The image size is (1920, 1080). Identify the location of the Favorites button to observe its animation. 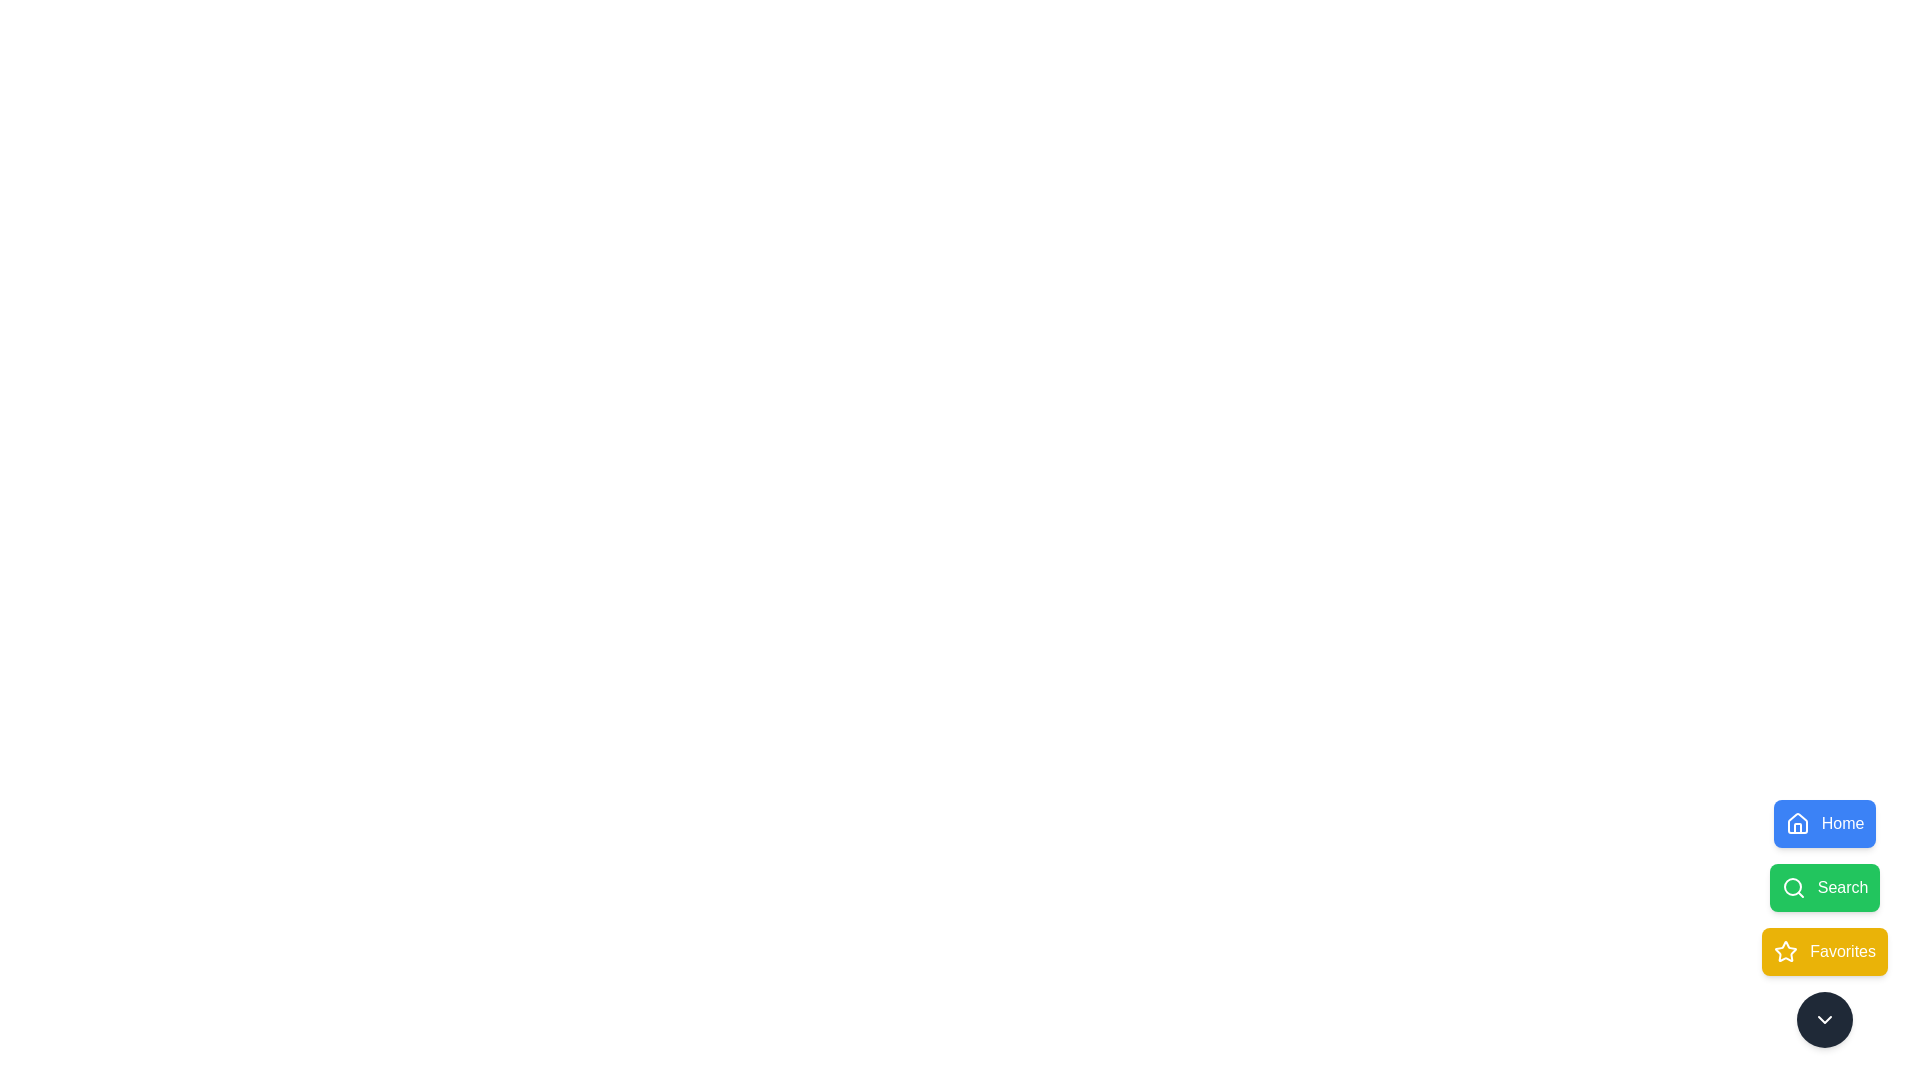
(1824, 951).